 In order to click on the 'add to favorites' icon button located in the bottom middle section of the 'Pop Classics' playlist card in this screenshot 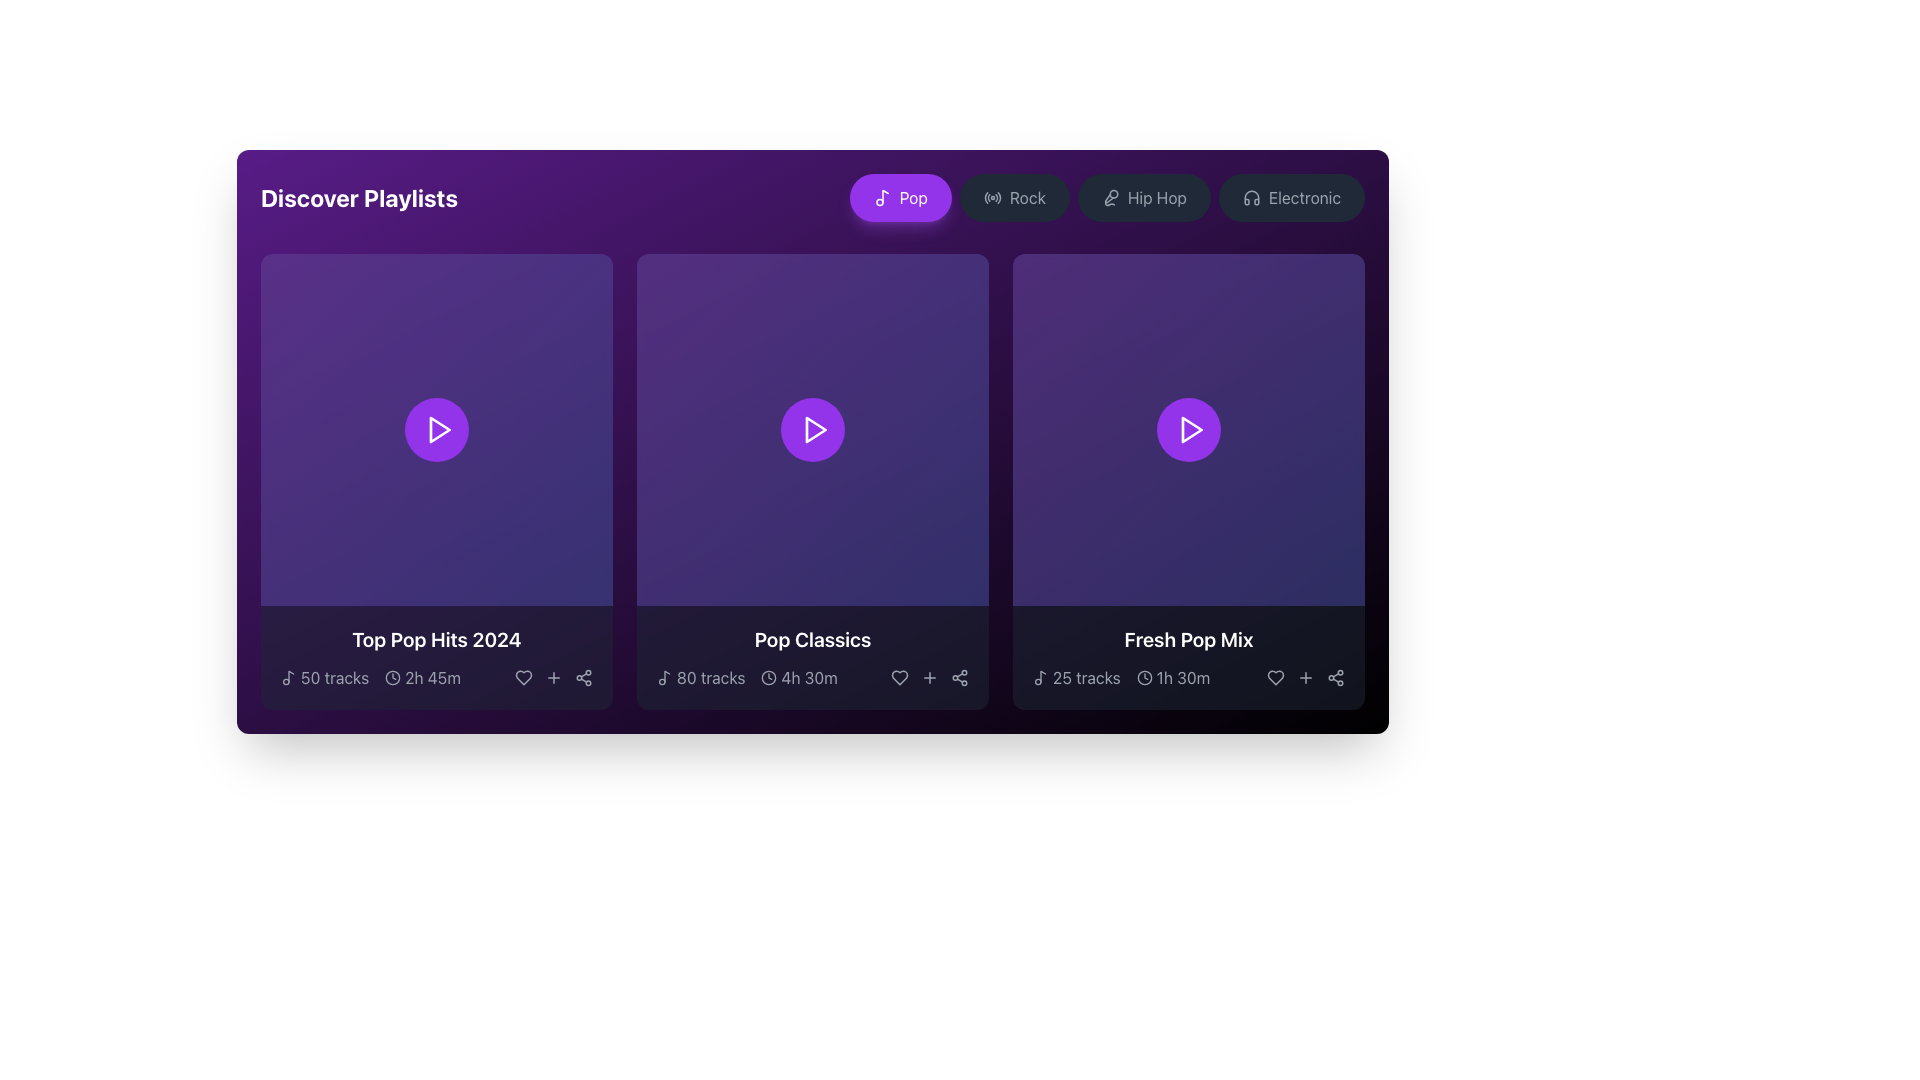, I will do `click(929, 677)`.